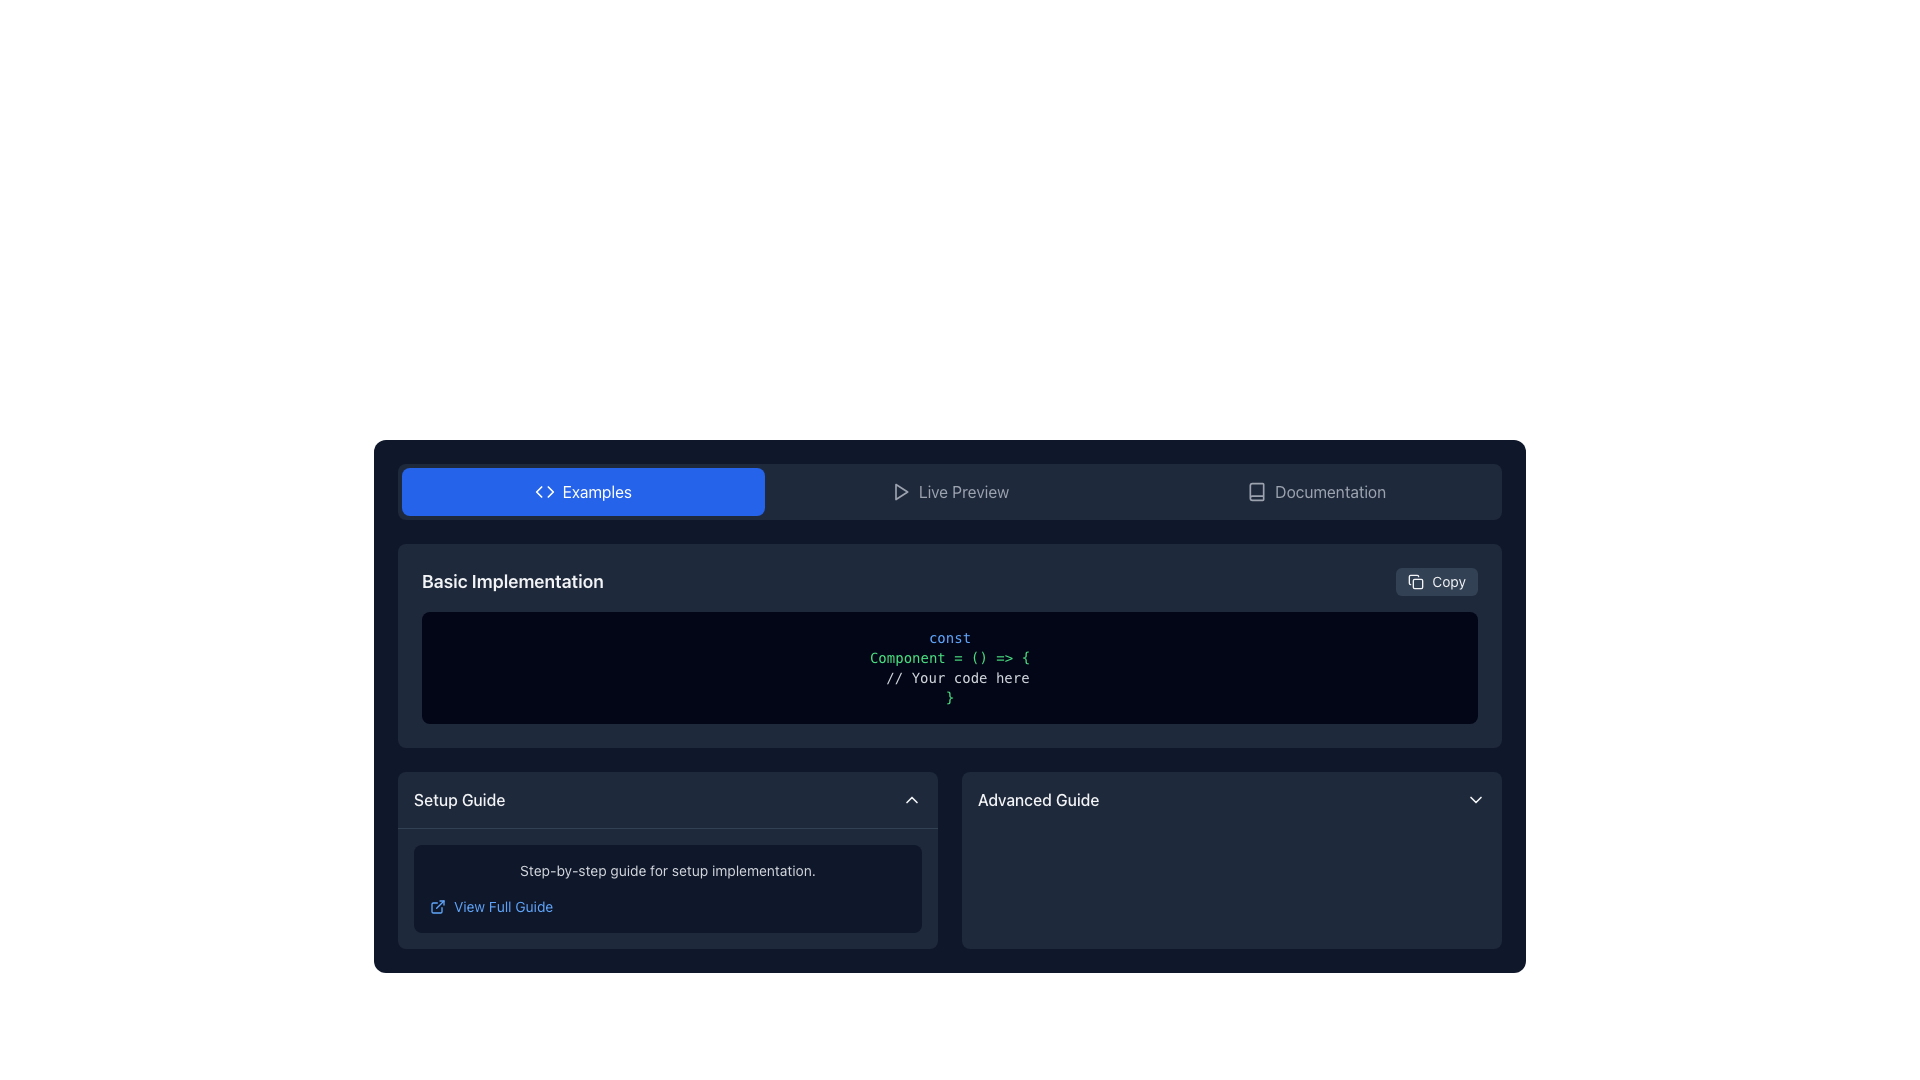 This screenshot has height=1080, width=1920. Describe the element at coordinates (491, 906) in the screenshot. I see `the 'View Full Guide' hyperlink styled as a button in blue color located in the 'Setup Guide' panel` at that location.